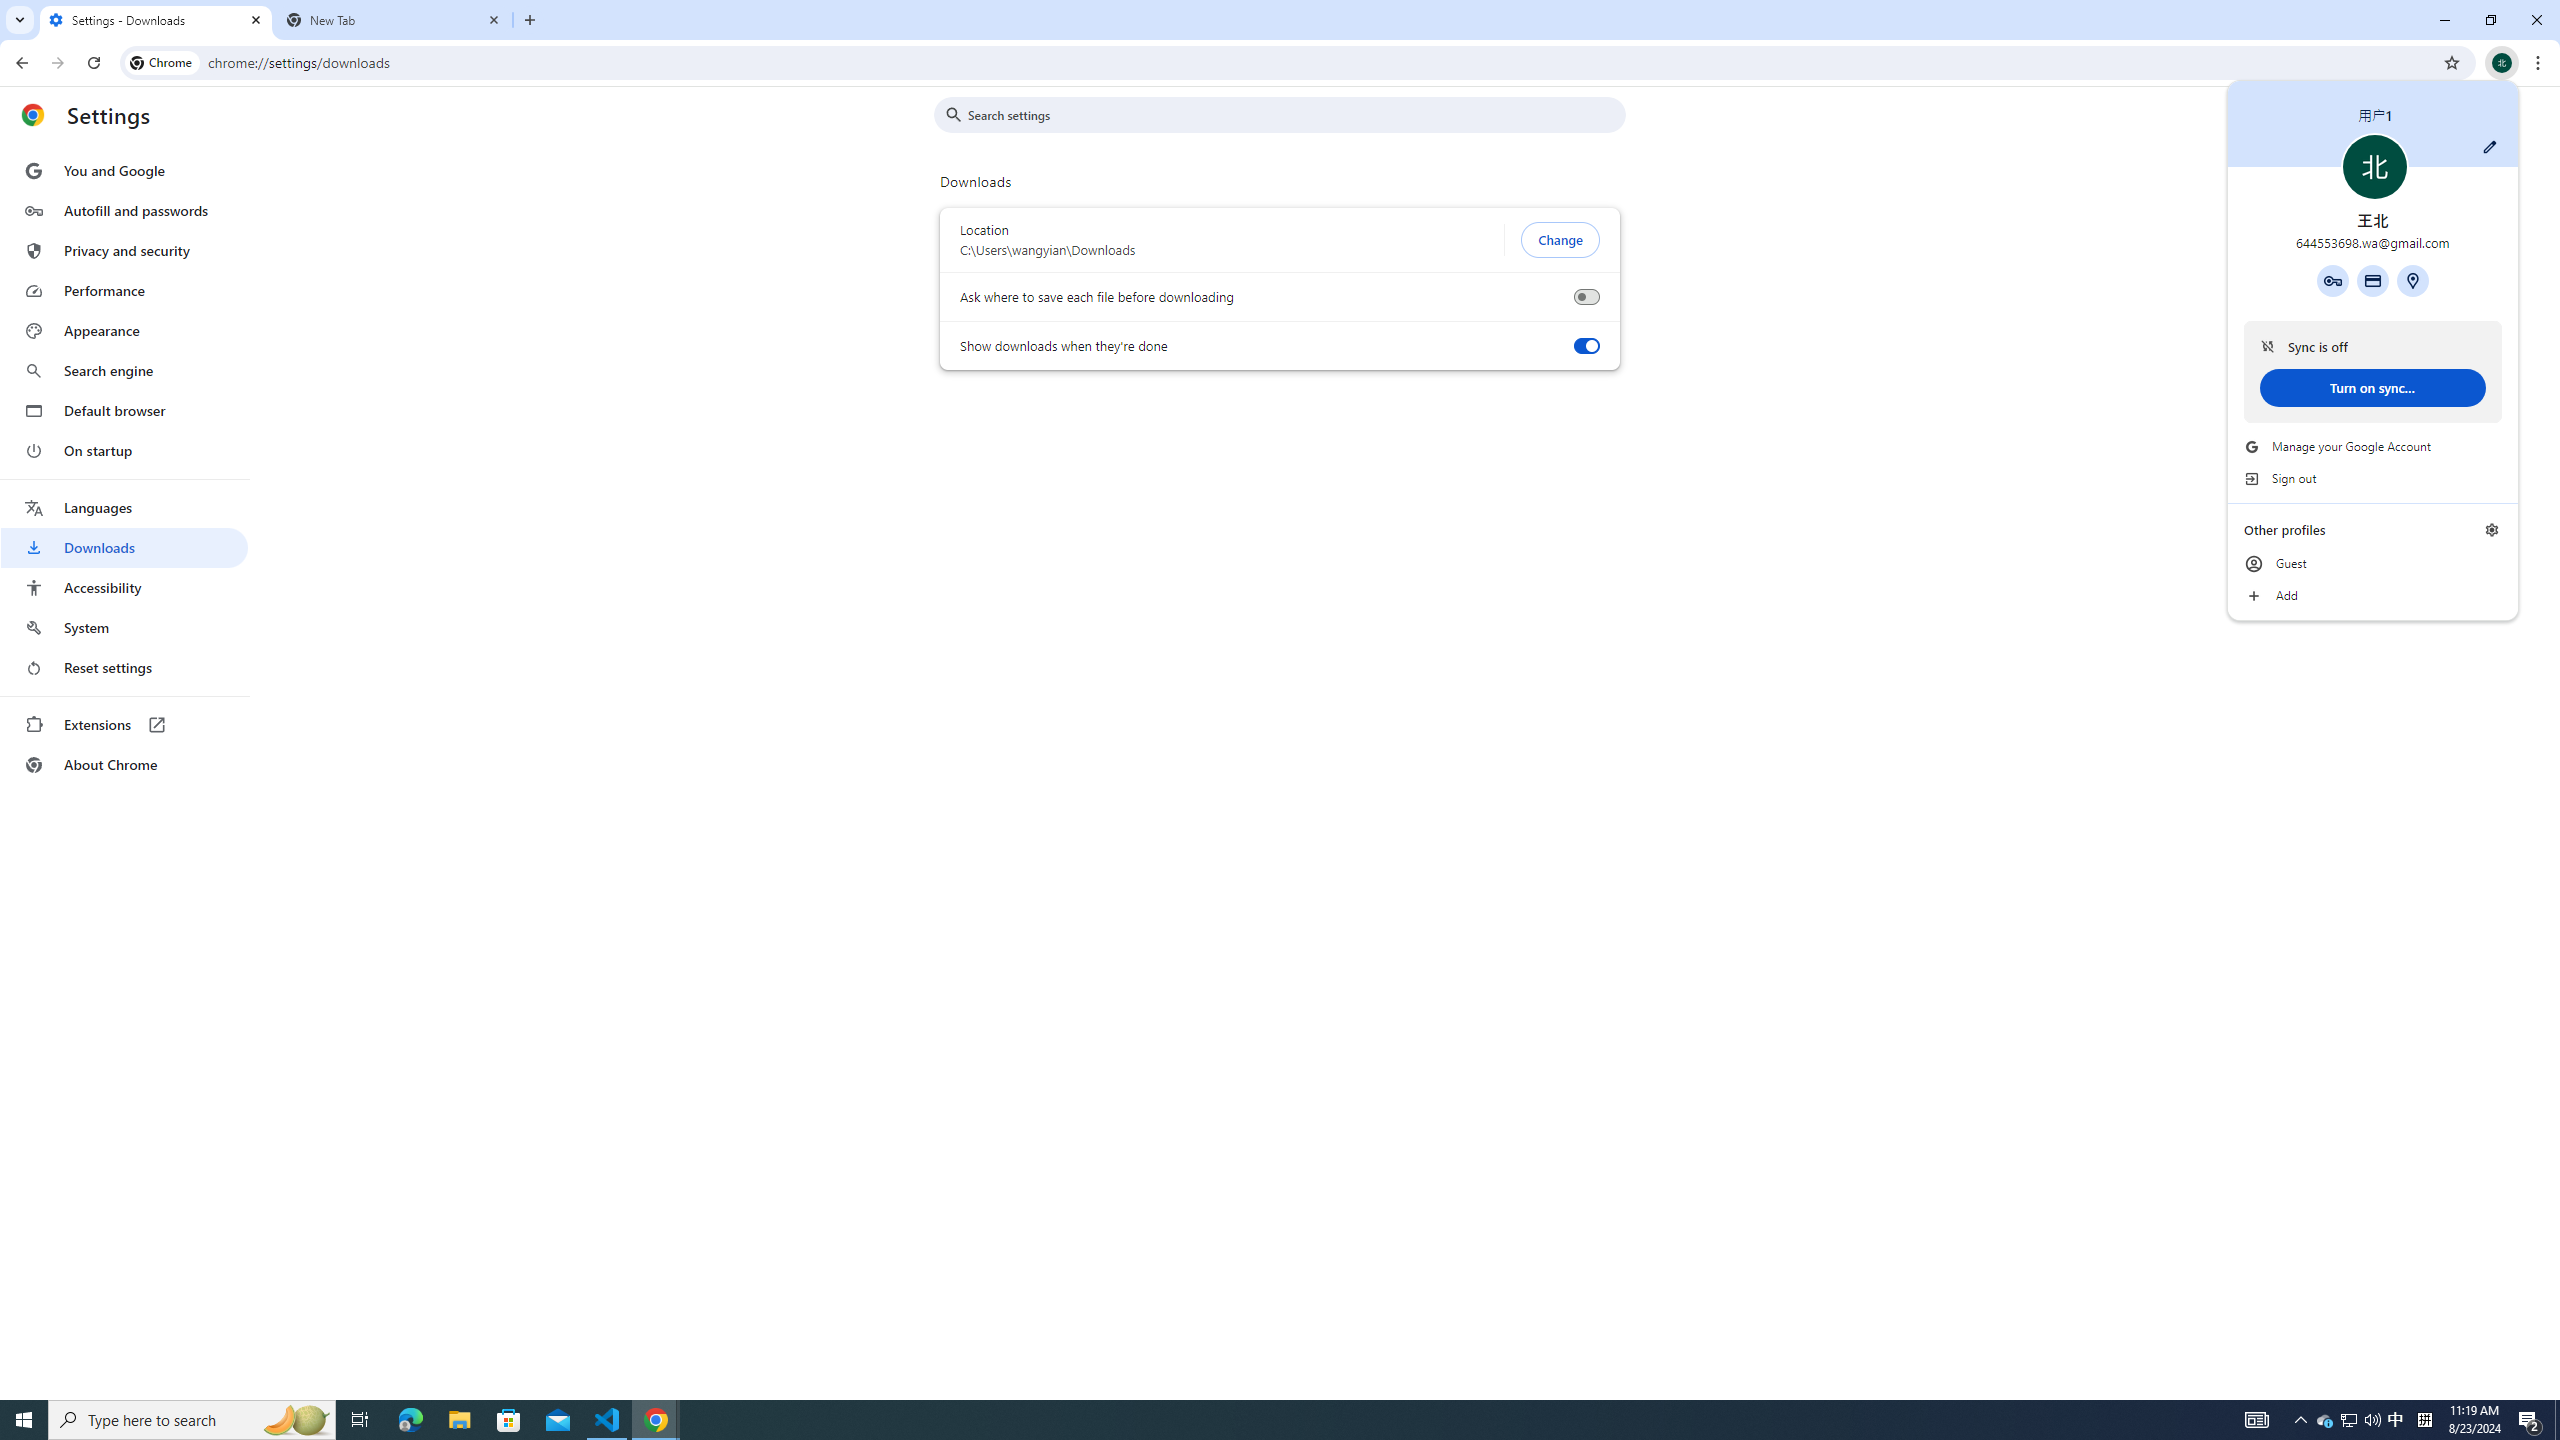 This screenshot has width=2560, height=1440. I want to click on 'Search settings', so click(1293, 114).